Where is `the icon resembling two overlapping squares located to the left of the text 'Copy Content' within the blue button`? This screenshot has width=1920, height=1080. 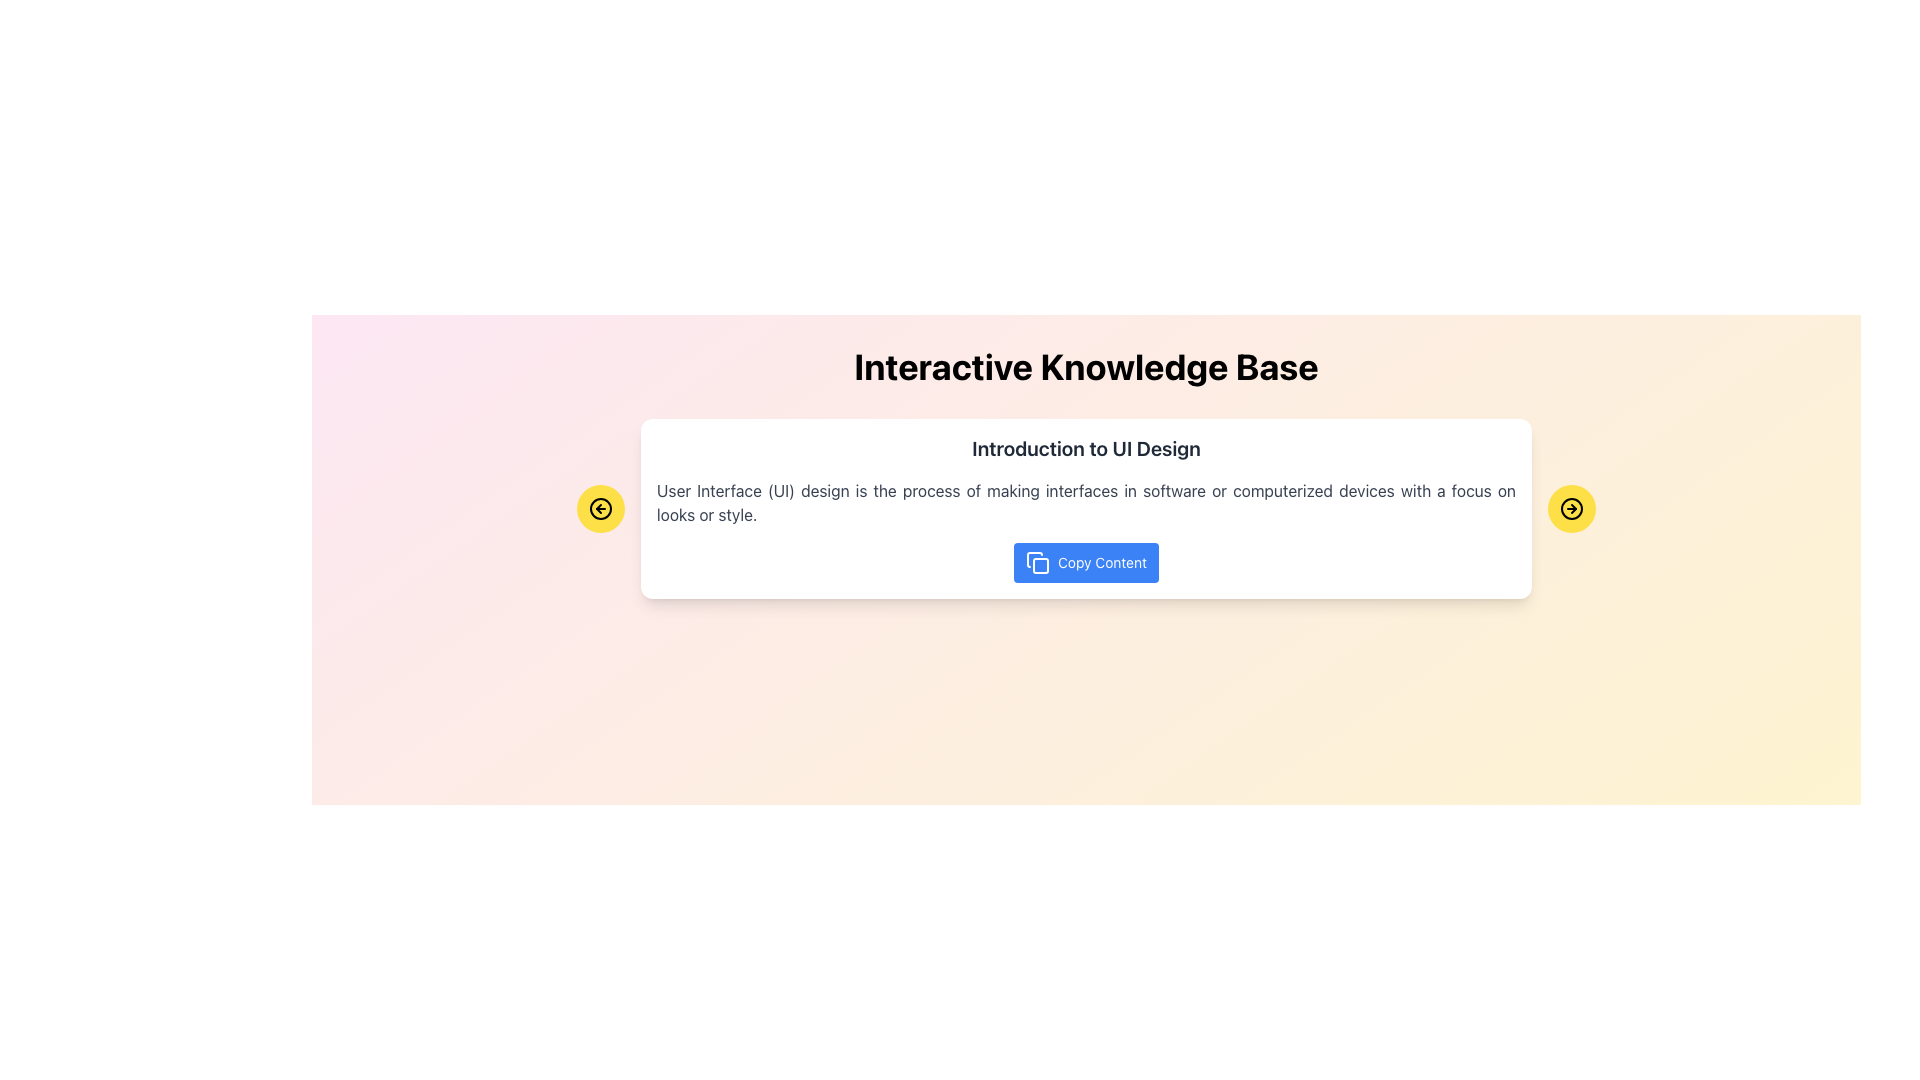 the icon resembling two overlapping squares located to the left of the text 'Copy Content' within the blue button is located at coordinates (1037, 563).